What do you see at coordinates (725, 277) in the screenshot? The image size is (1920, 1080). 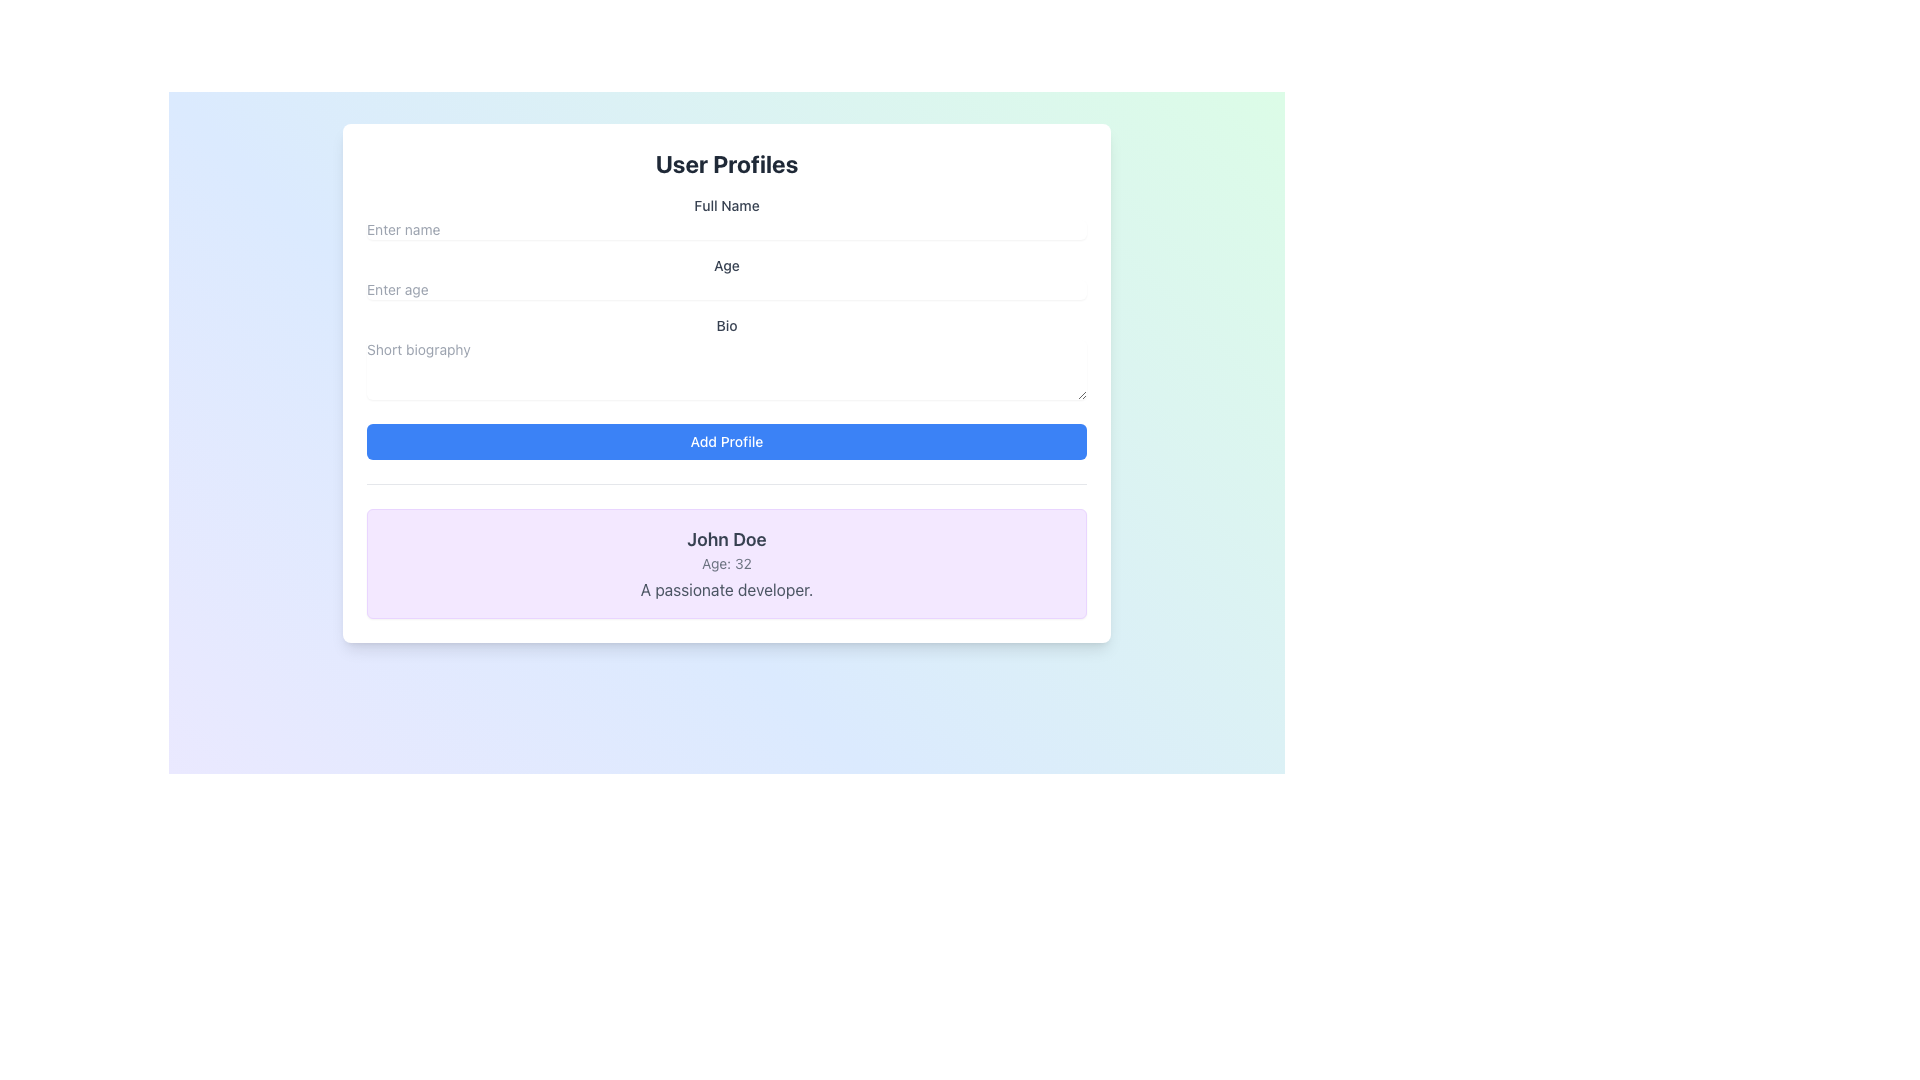 I see `the static text label indicating the expected input as age, which is positioned directly above the text input field for entering age and below the label for 'Full Name'` at bounding box center [725, 277].